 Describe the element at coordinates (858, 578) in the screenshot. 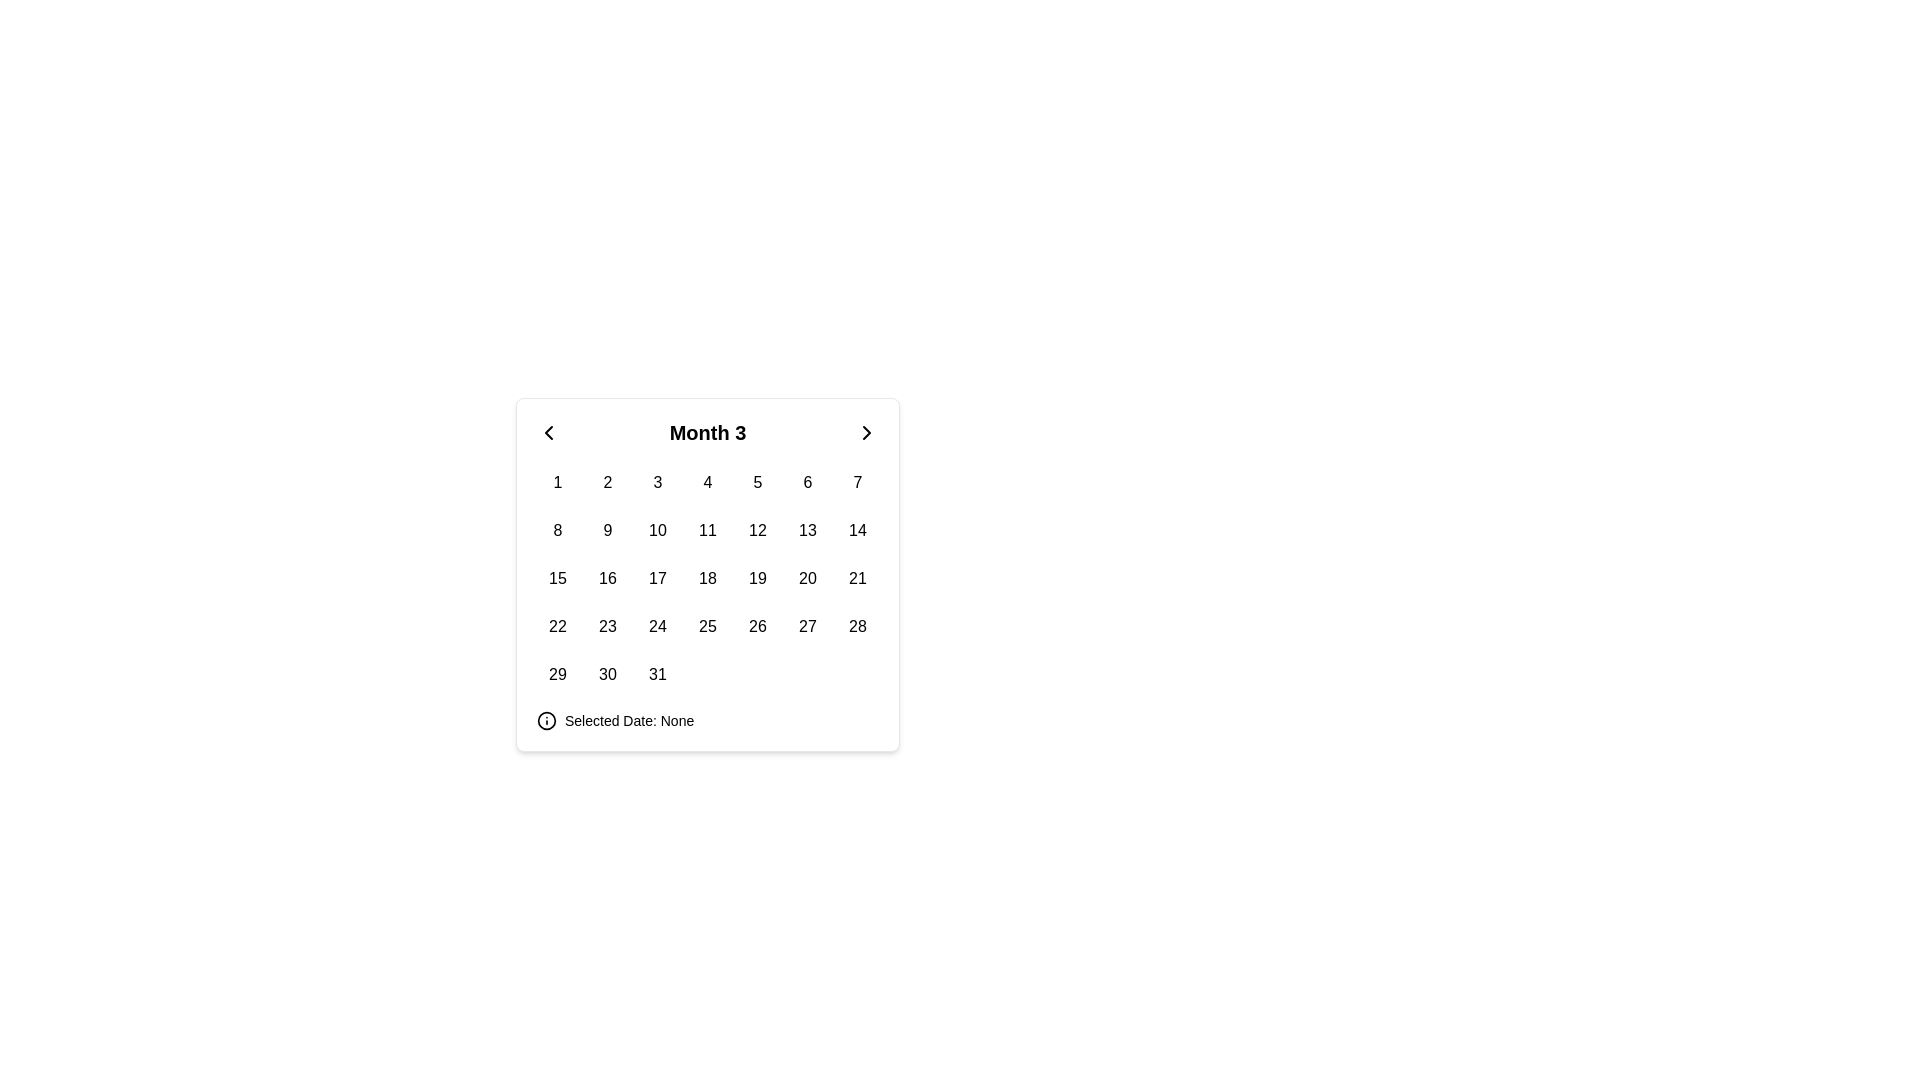

I see `the numeric button displaying '21' located in the third row, seventh column of the calendar grid` at that location.